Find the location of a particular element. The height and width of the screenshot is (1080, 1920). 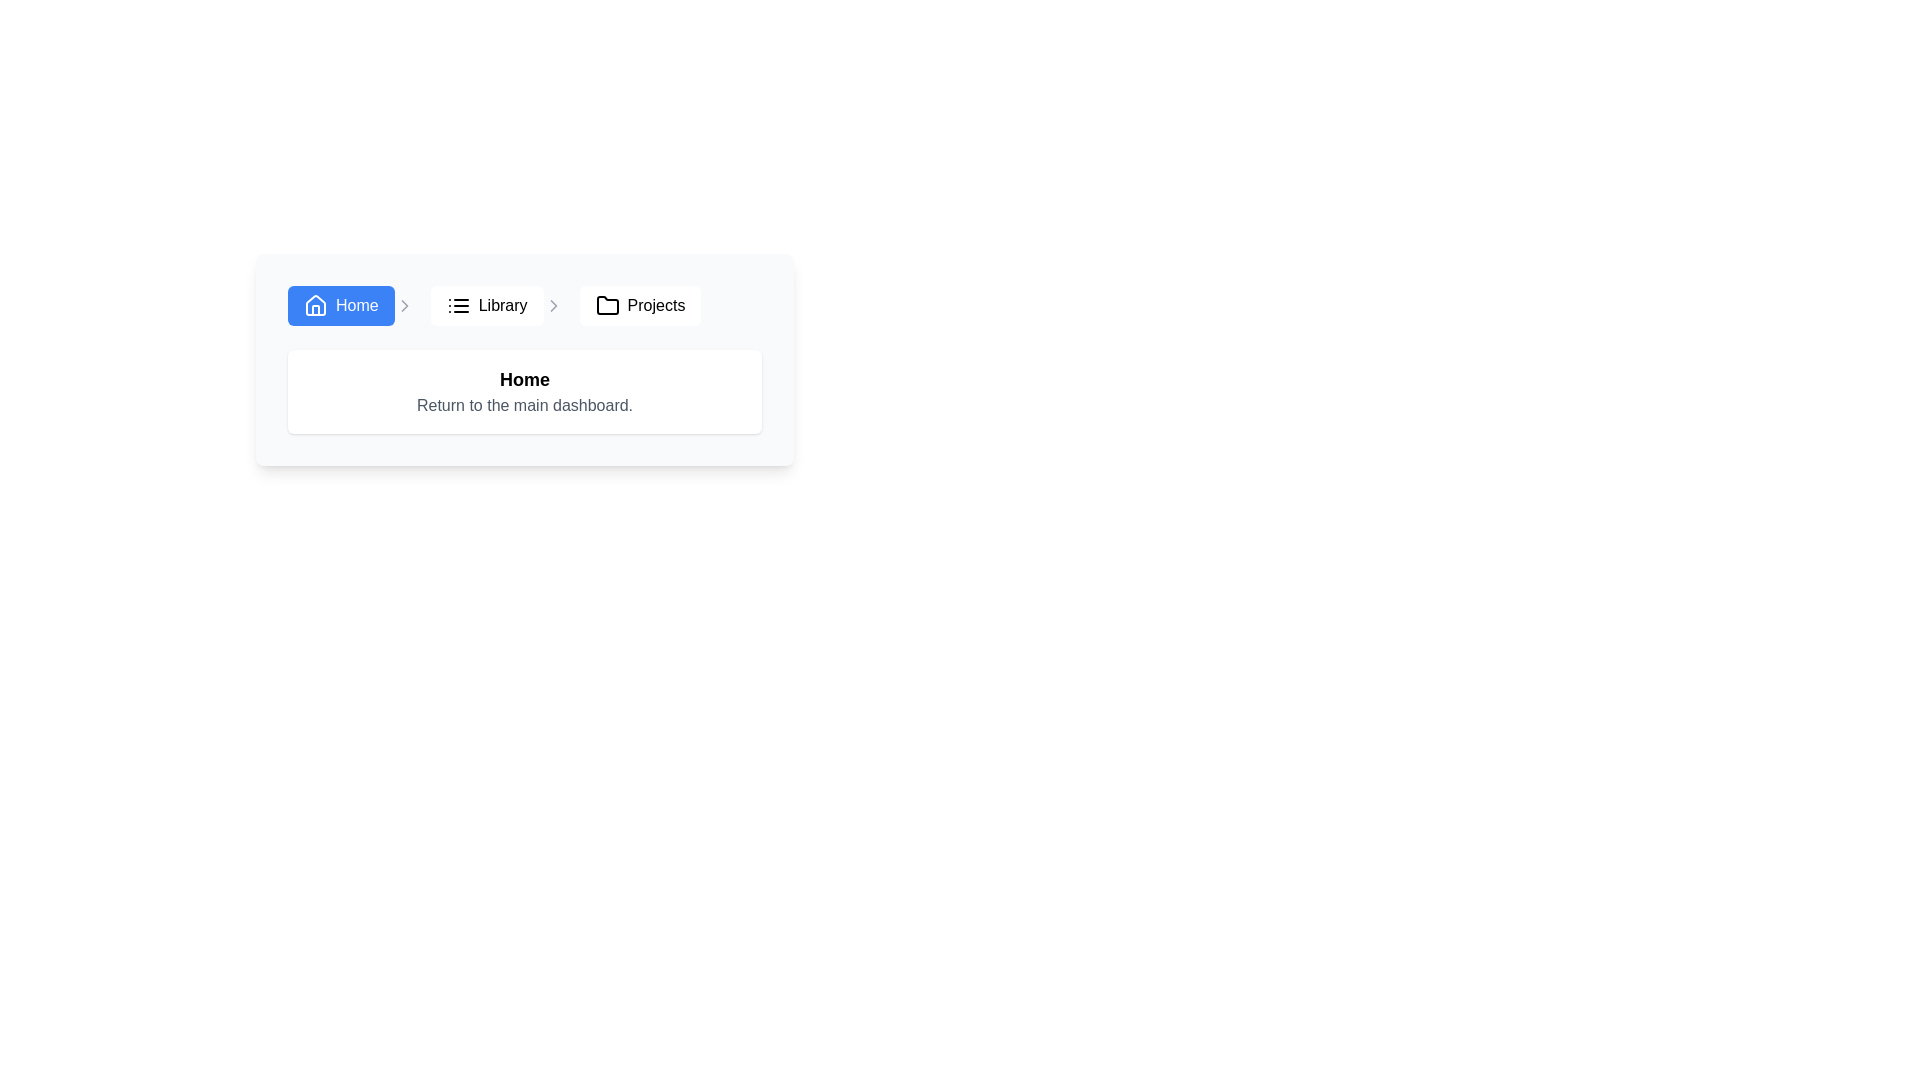

the second item in the breadcrumb navigation bar is located at coordinates (497, 305).